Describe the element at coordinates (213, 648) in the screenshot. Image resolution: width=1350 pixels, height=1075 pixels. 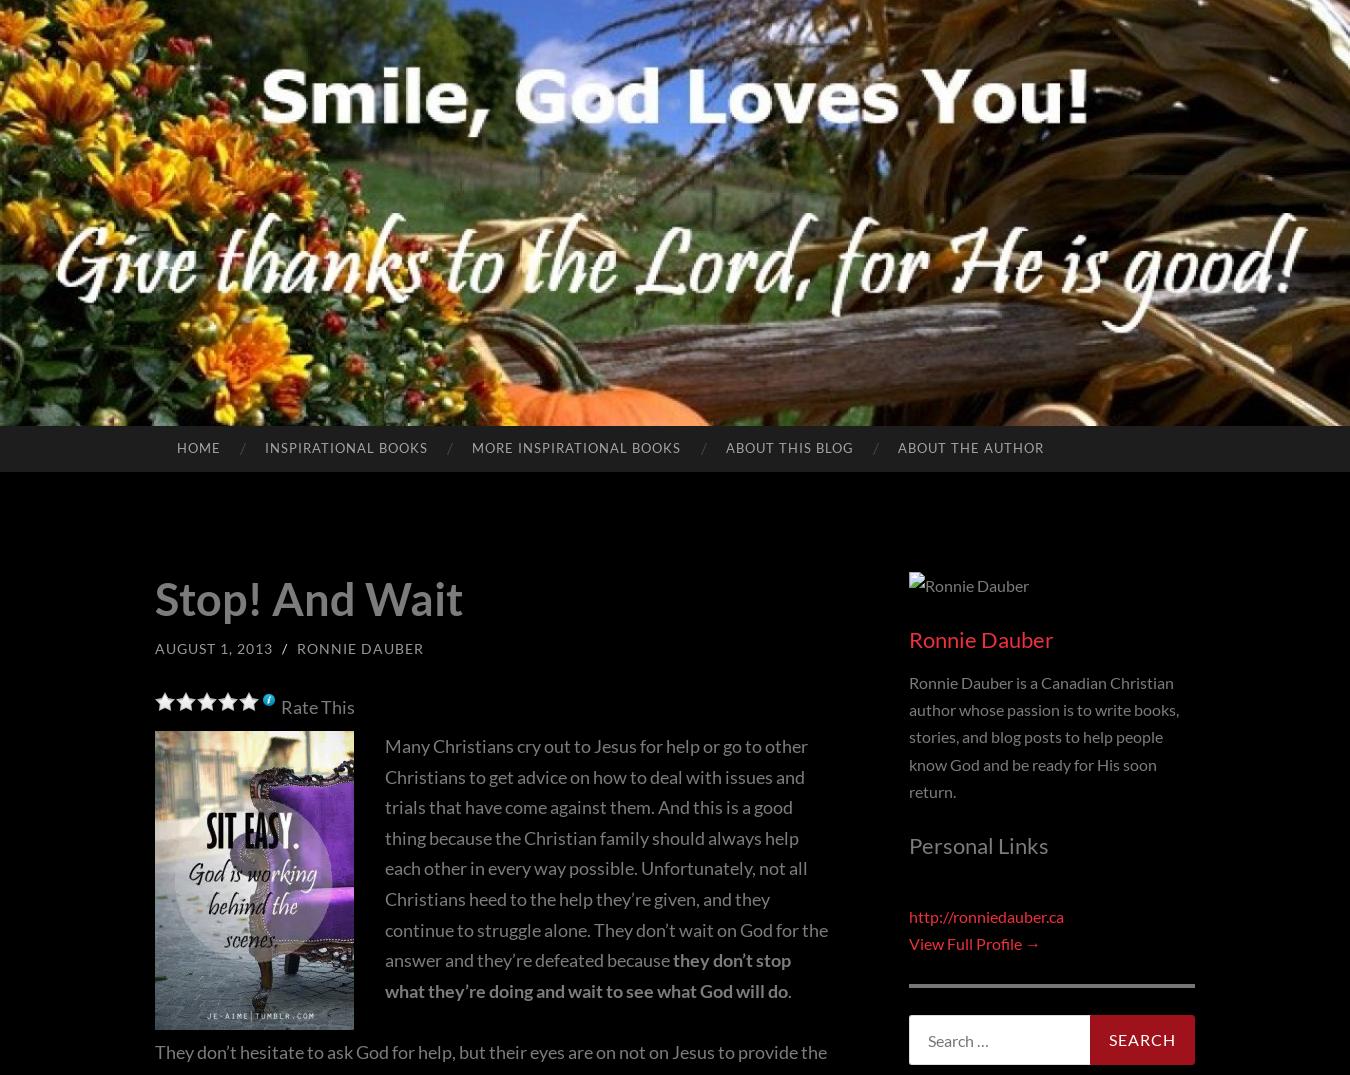
I see `'August 1, 2013'` at that location.